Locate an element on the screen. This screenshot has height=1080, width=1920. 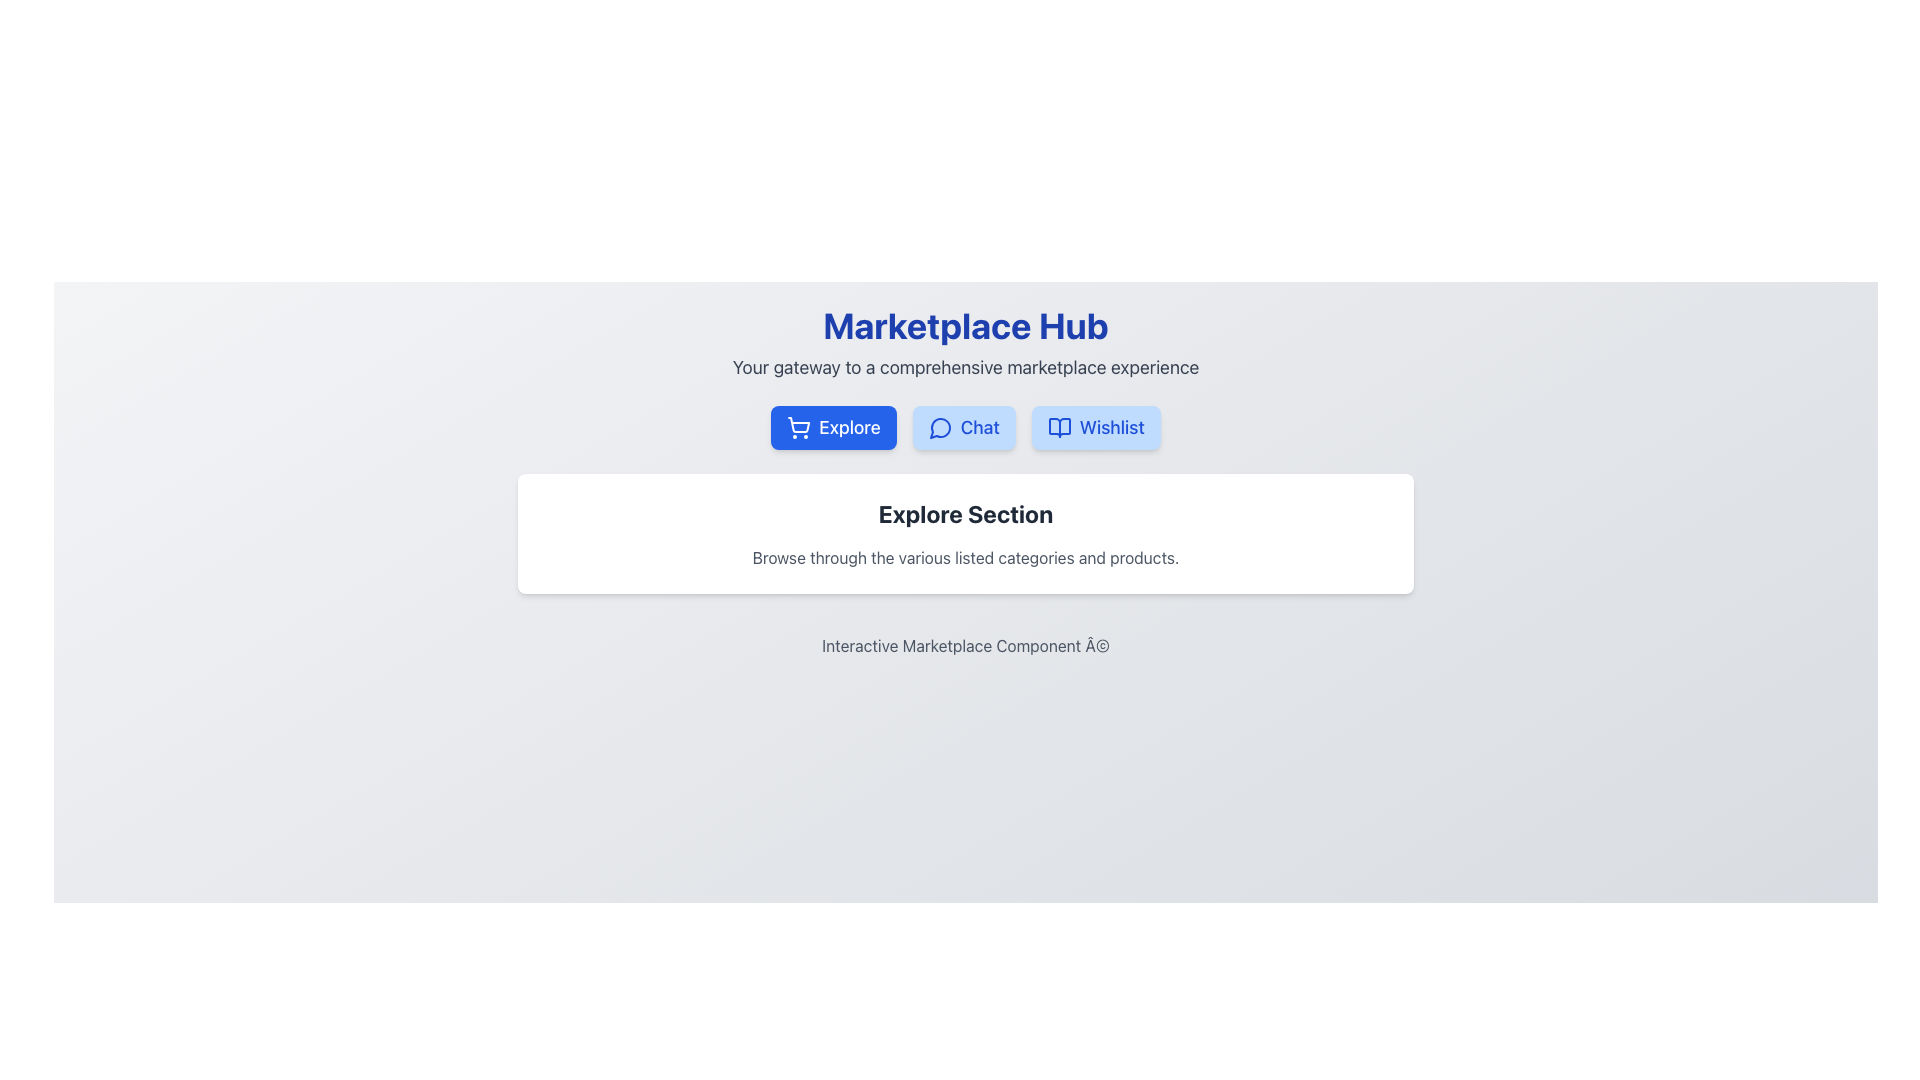
the shopping icon embedded in the 'Explore' button, which is the leftmost button in a row of three buttons below the title 'Marketplace Hub' is located at coordinates (798, 427).